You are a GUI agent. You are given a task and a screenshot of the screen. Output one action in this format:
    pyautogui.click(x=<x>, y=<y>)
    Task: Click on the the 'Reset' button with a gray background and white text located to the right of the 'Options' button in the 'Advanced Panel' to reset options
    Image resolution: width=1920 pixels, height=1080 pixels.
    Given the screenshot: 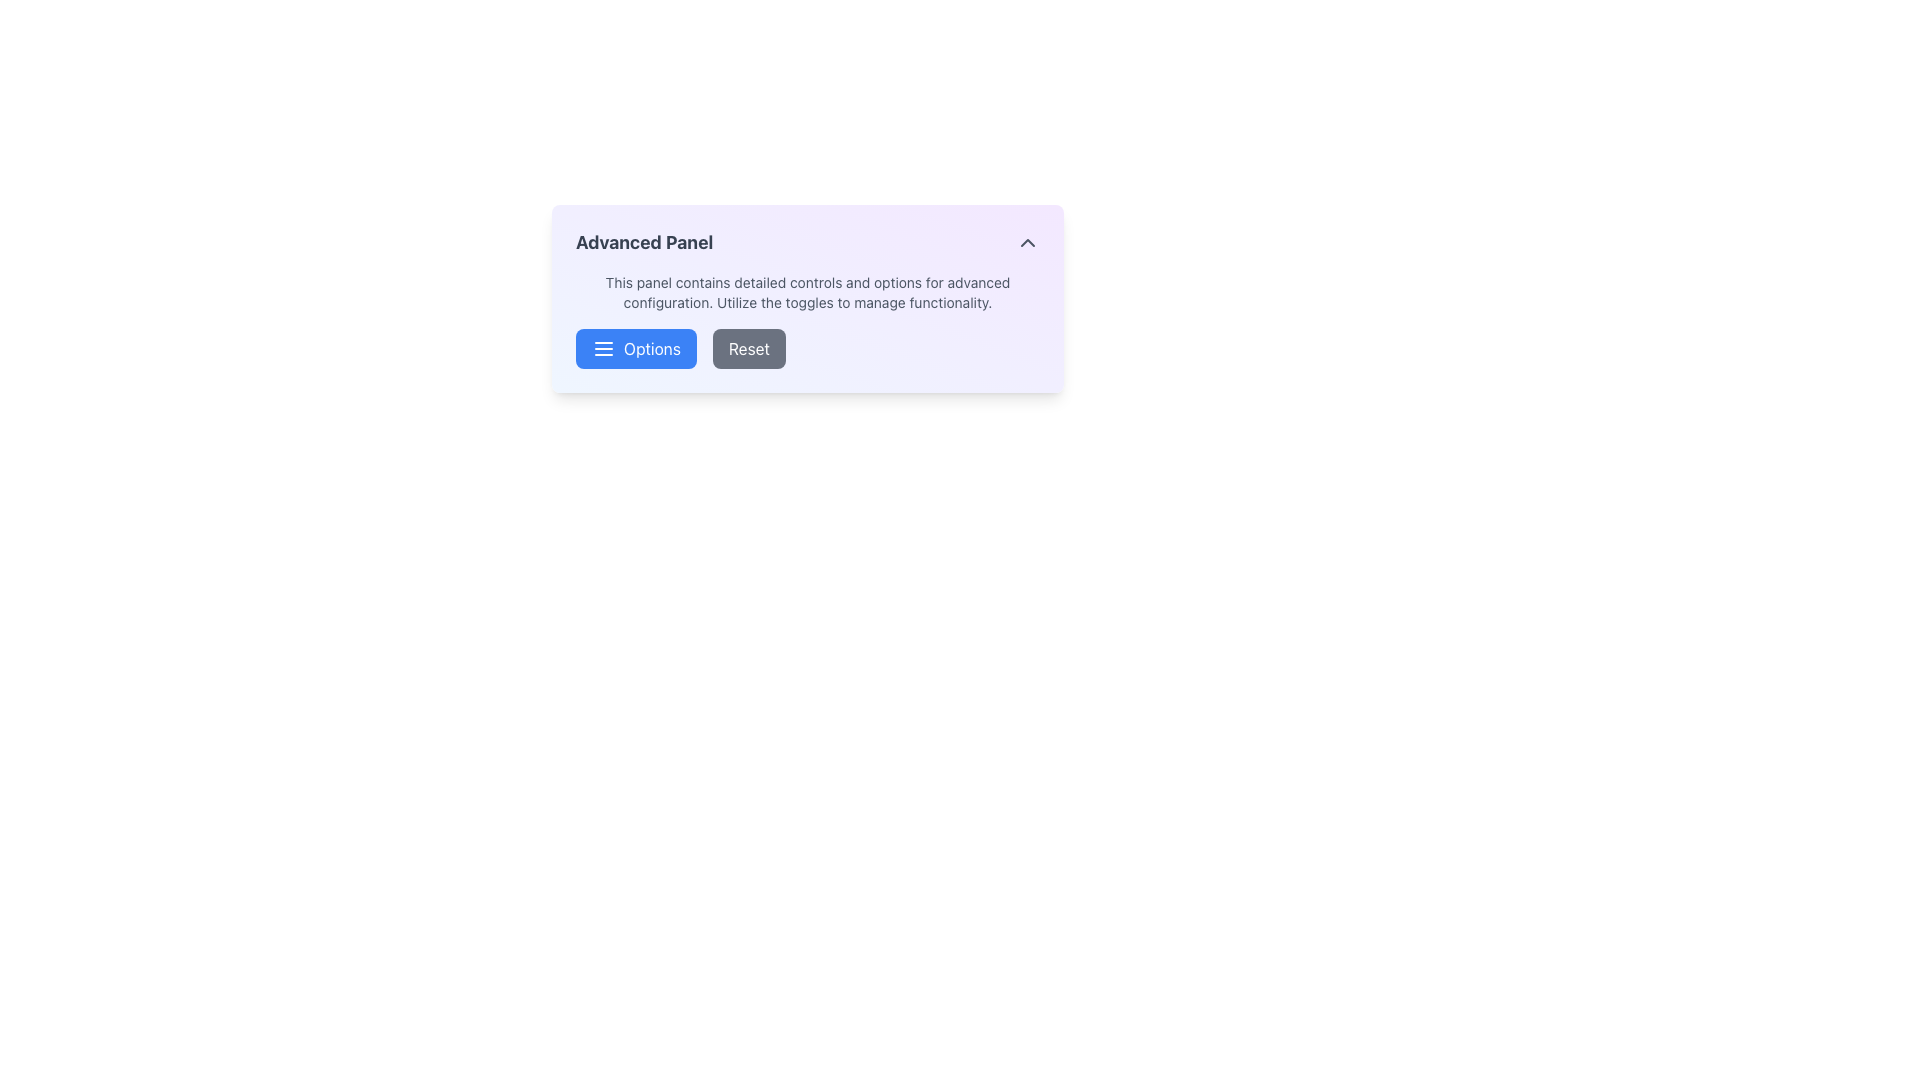 What is the action you would take?
    pyautogui.click(x=748, y=347)
    